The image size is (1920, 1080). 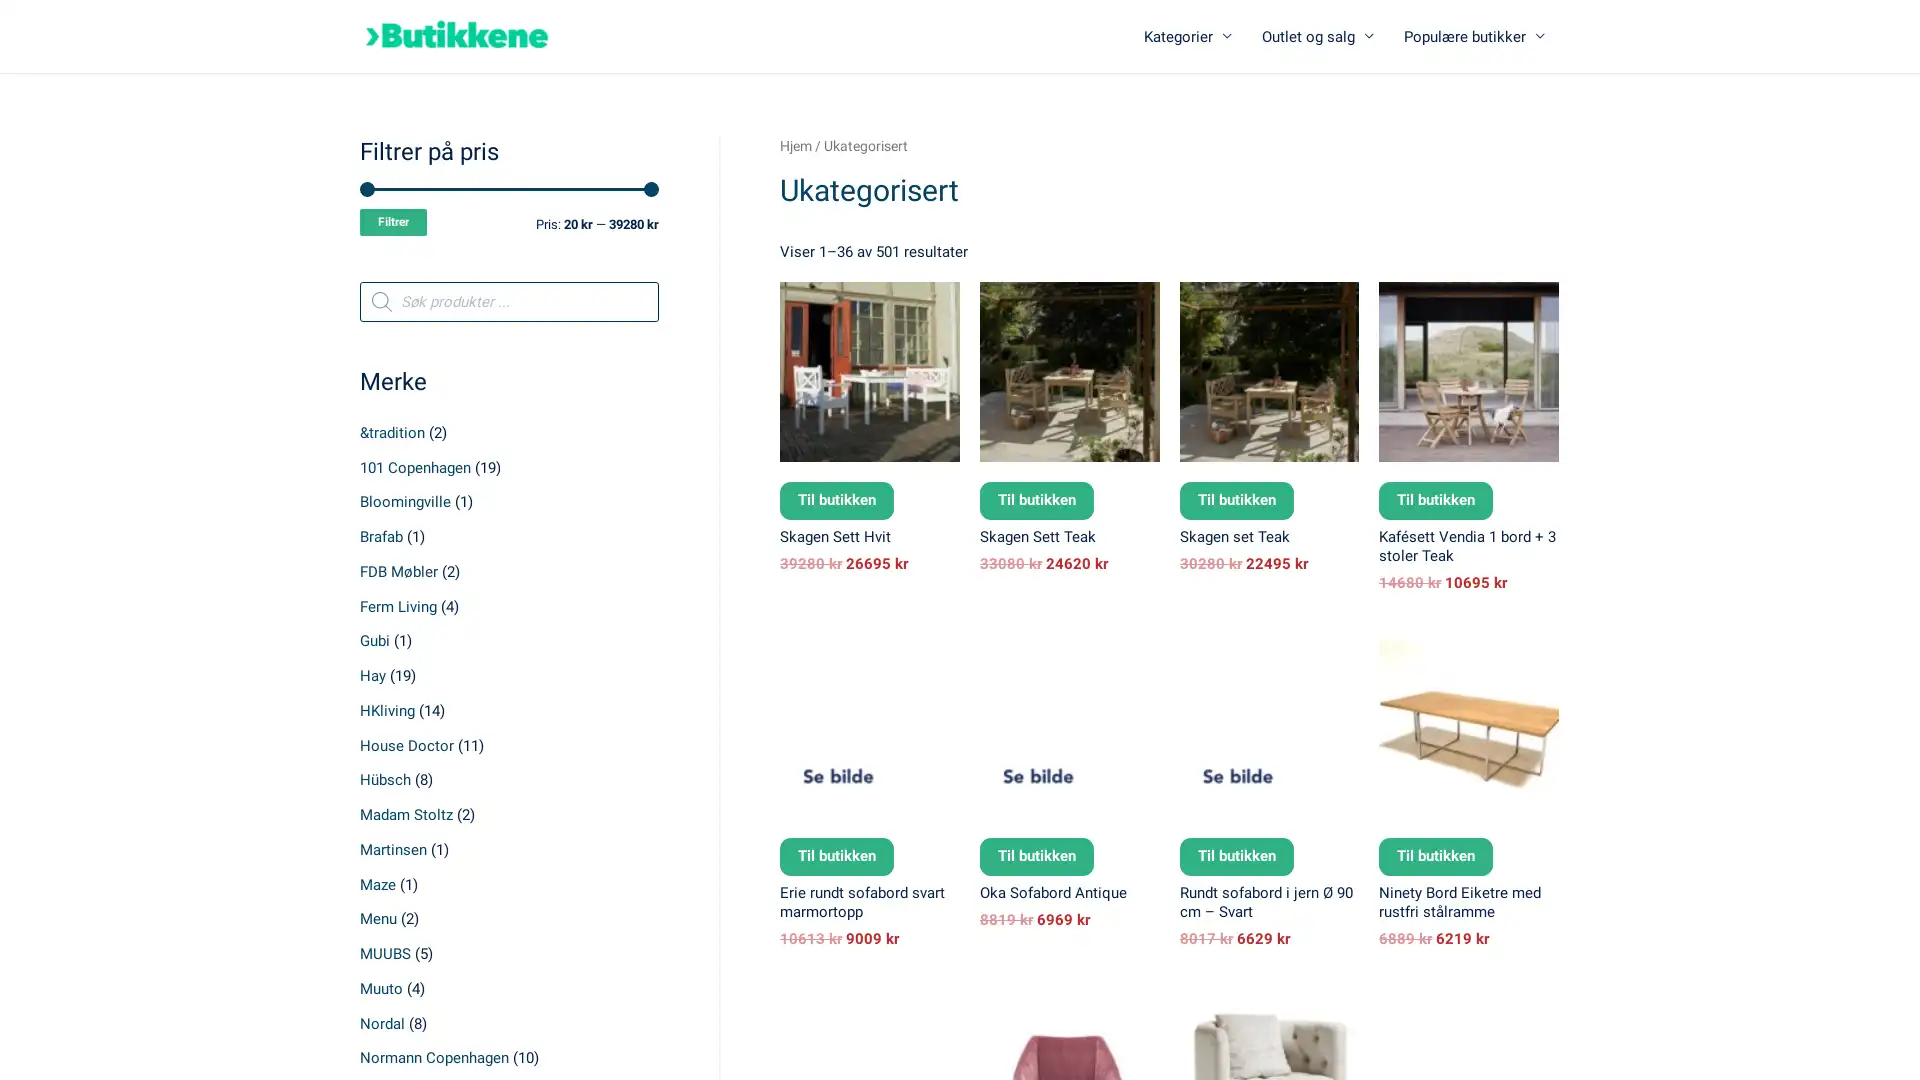 What do you see at coordinates (393, 222) in the screenshot?
I see `Filtrer` at bounding box center [393, 222].